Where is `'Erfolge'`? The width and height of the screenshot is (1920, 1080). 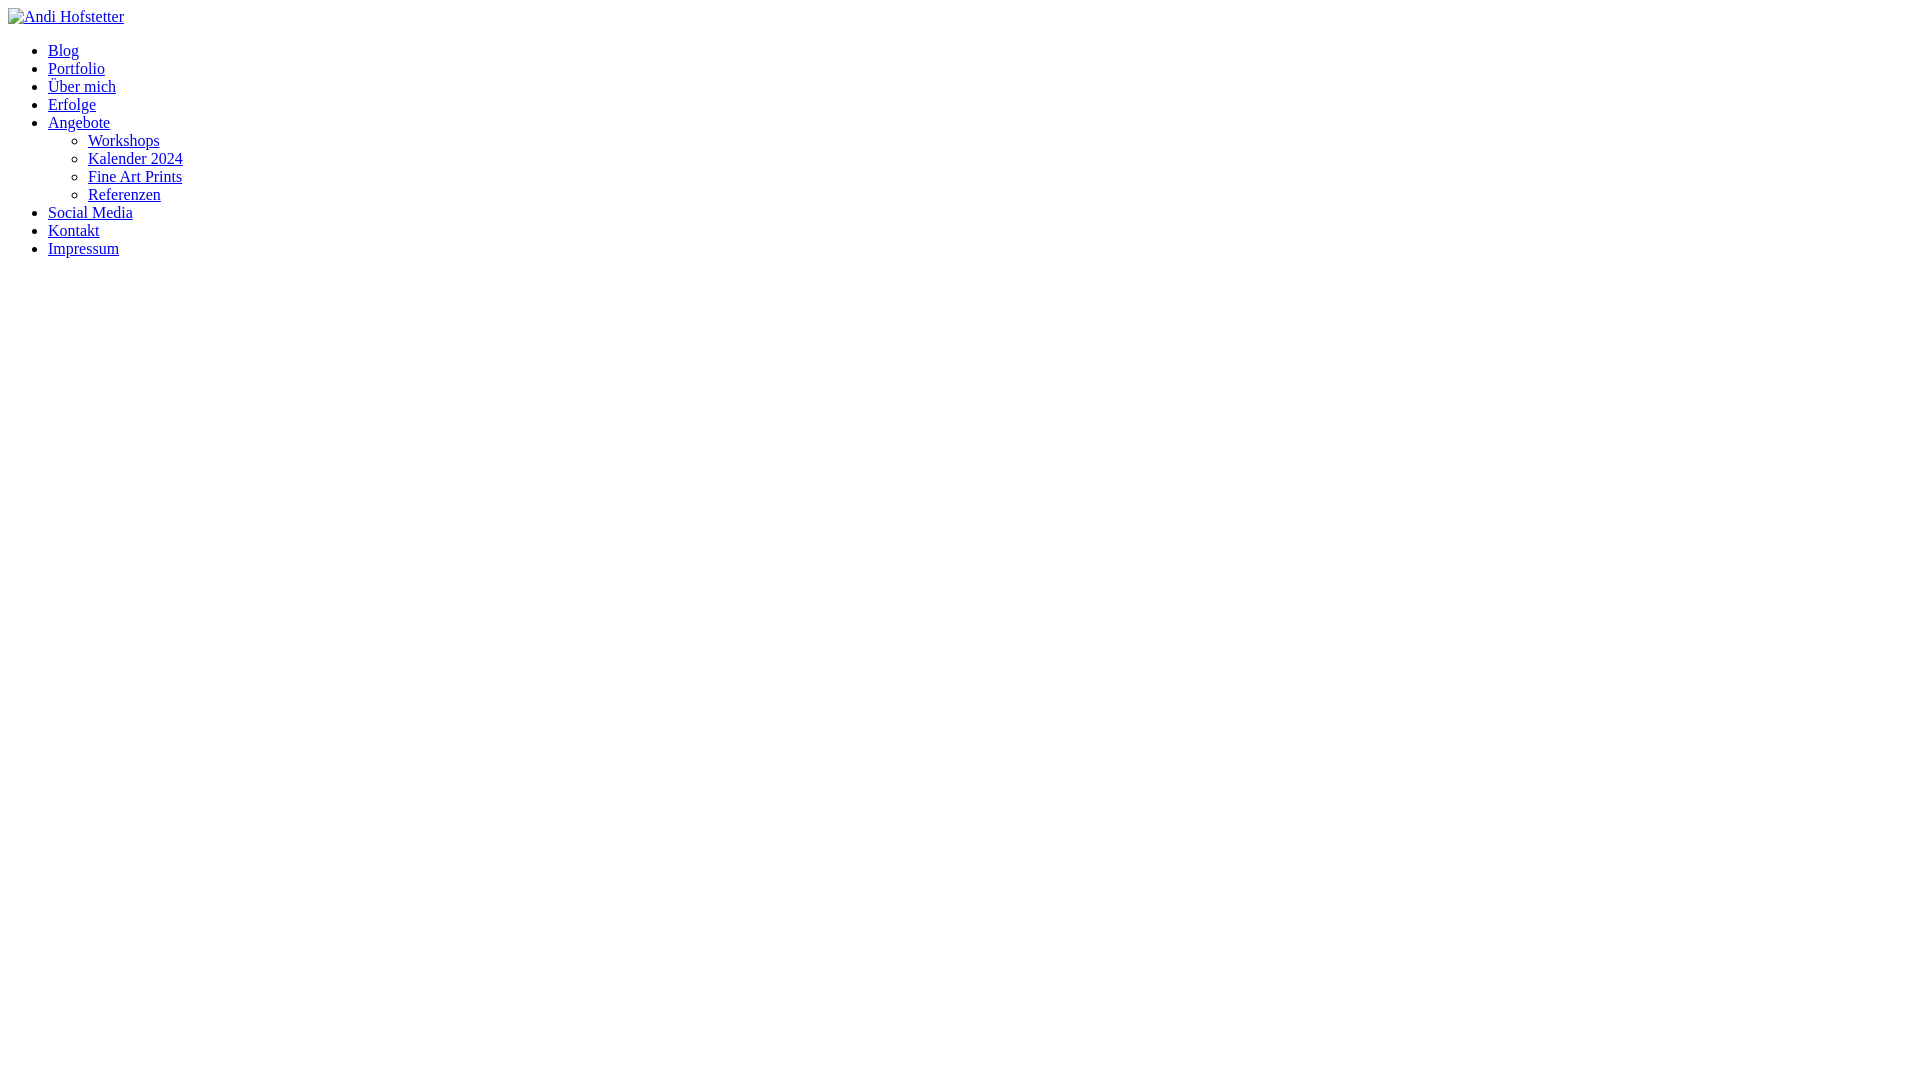
'Erfolge' is located at coordinates (72, 104).